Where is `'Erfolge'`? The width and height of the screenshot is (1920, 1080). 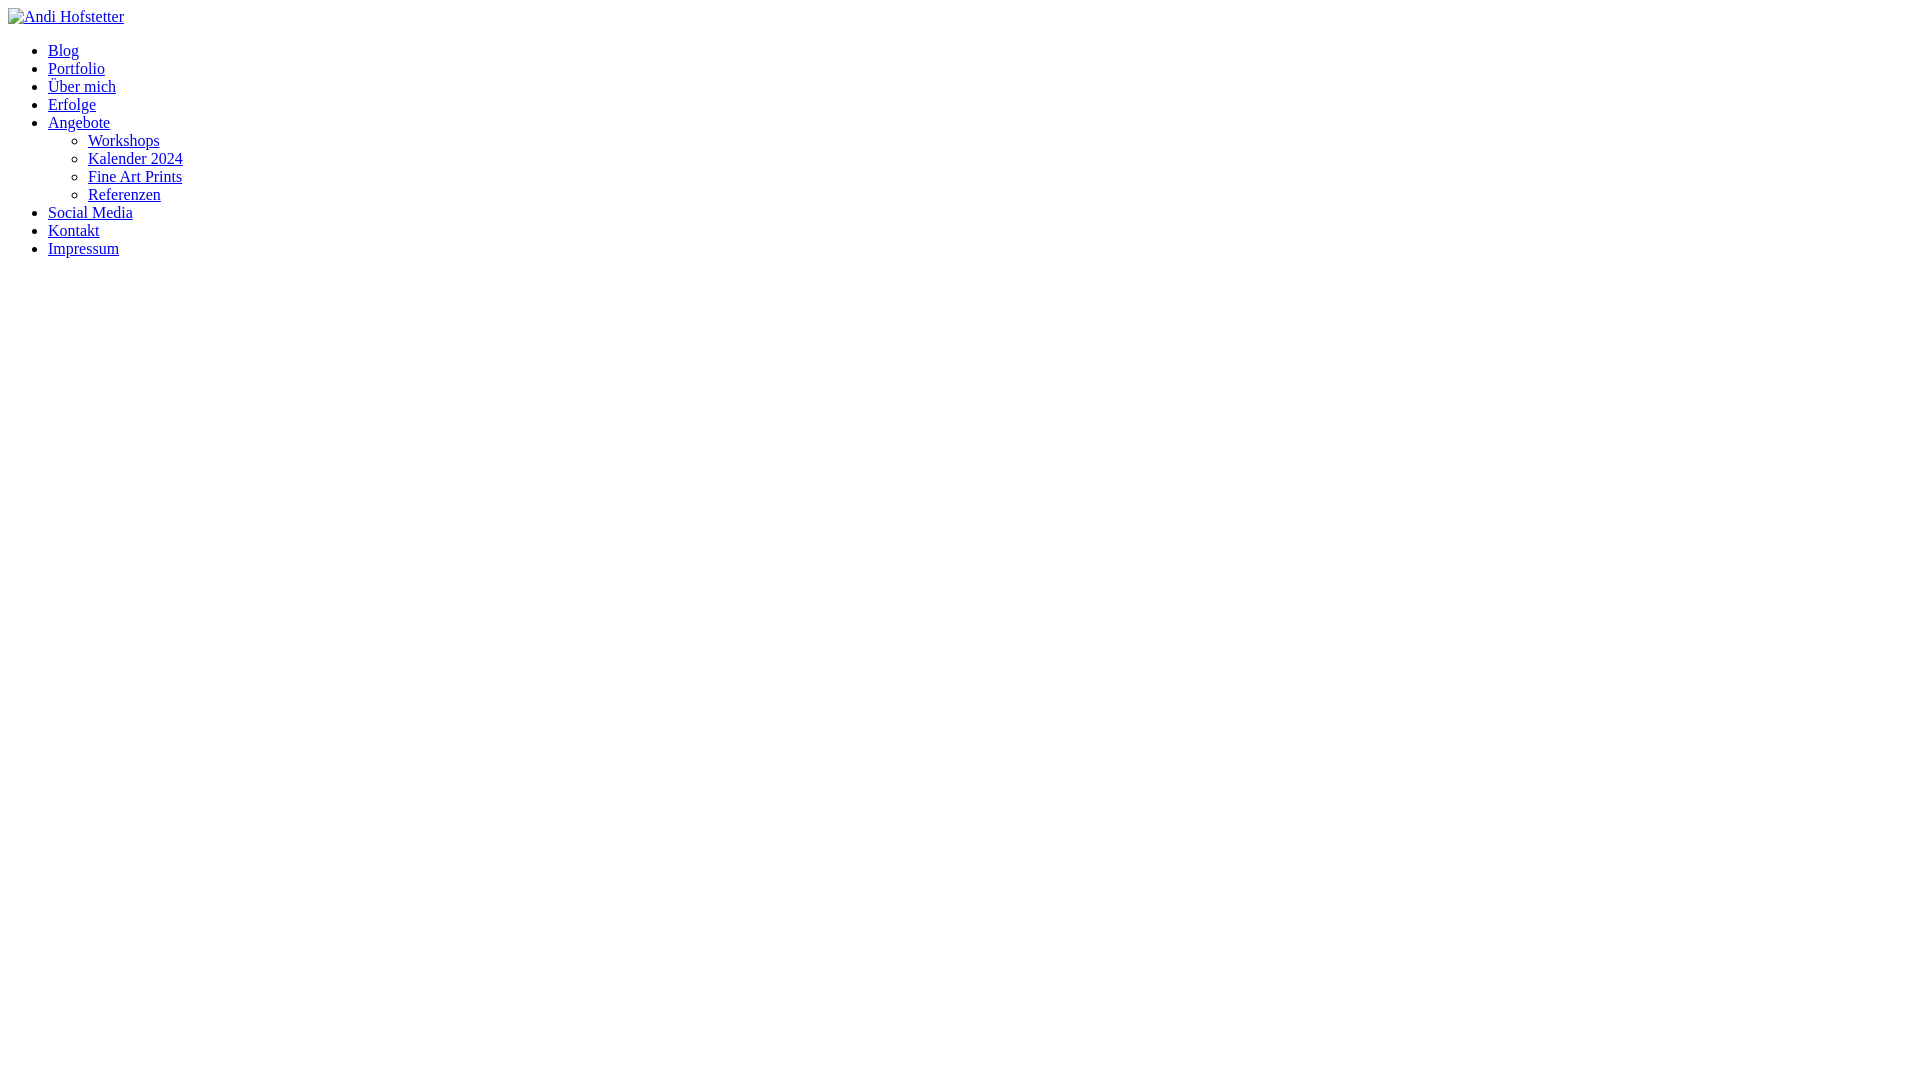
'Erfolge' is located at coordinates (72, 104).